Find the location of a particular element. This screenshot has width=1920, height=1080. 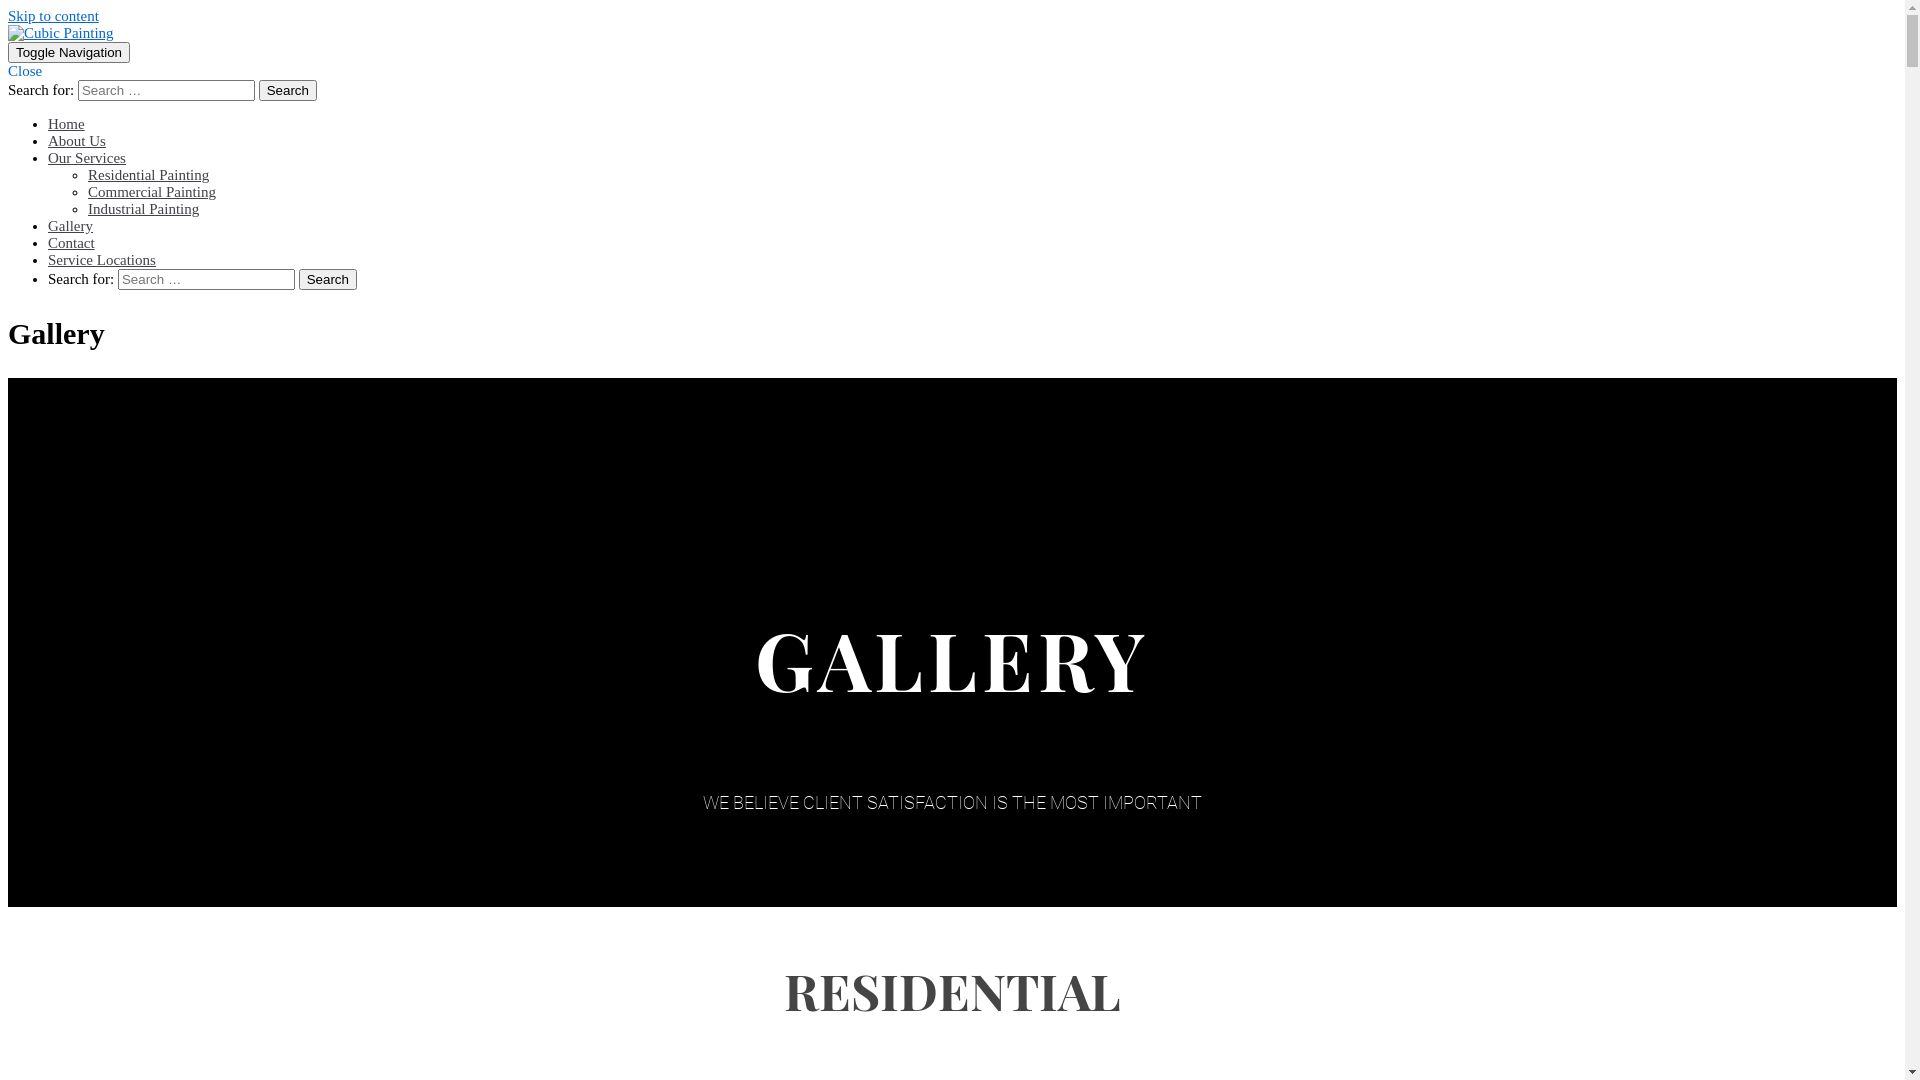

'Residential Painting' is located at coordinates (147, 173).